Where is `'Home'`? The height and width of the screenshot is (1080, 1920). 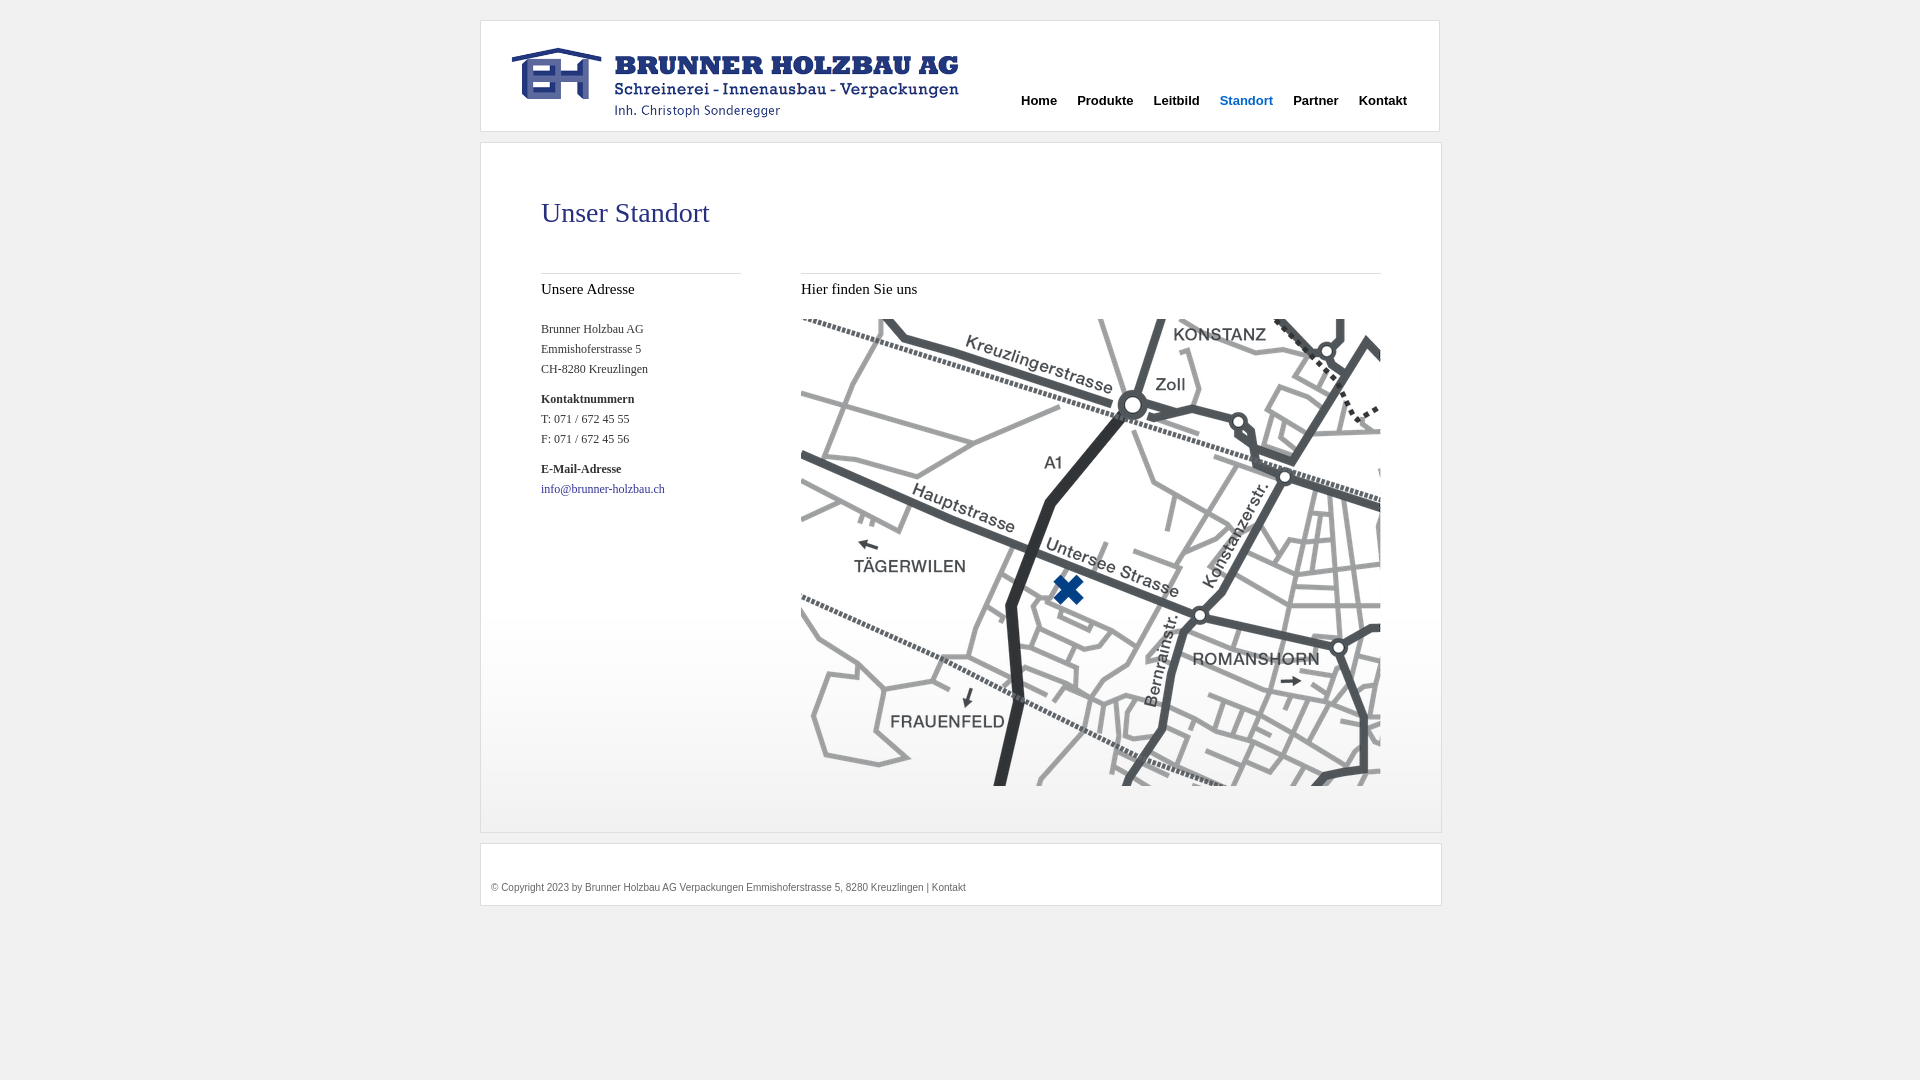 'Home' is located at coordinates (1038, 100).